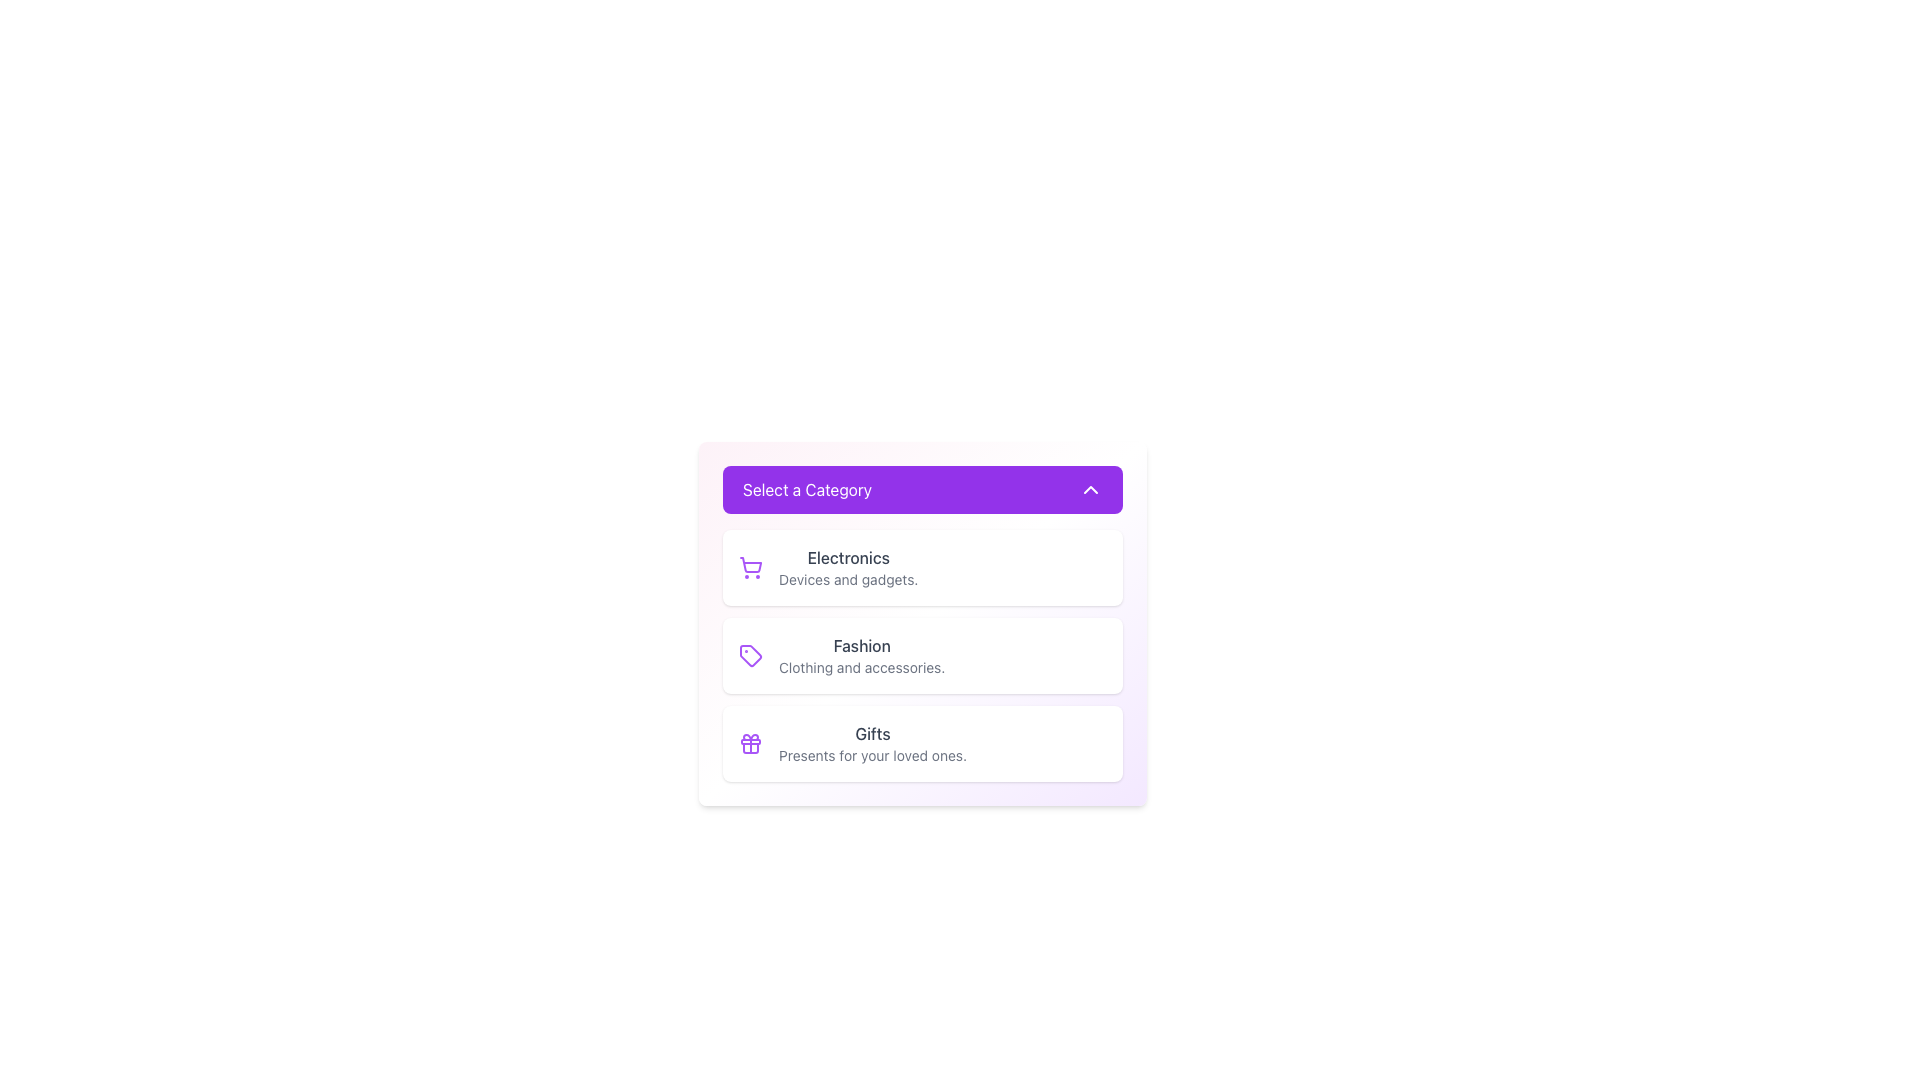 The width and height of the screenshot is (1920, 1080). Describe the element at coordinates (862, 645) in the screenshot. I see `the 'Fashion' text label, which is the primary label for the category related to clothing and accessories located in the category list under 'Select a Category'` at that location.